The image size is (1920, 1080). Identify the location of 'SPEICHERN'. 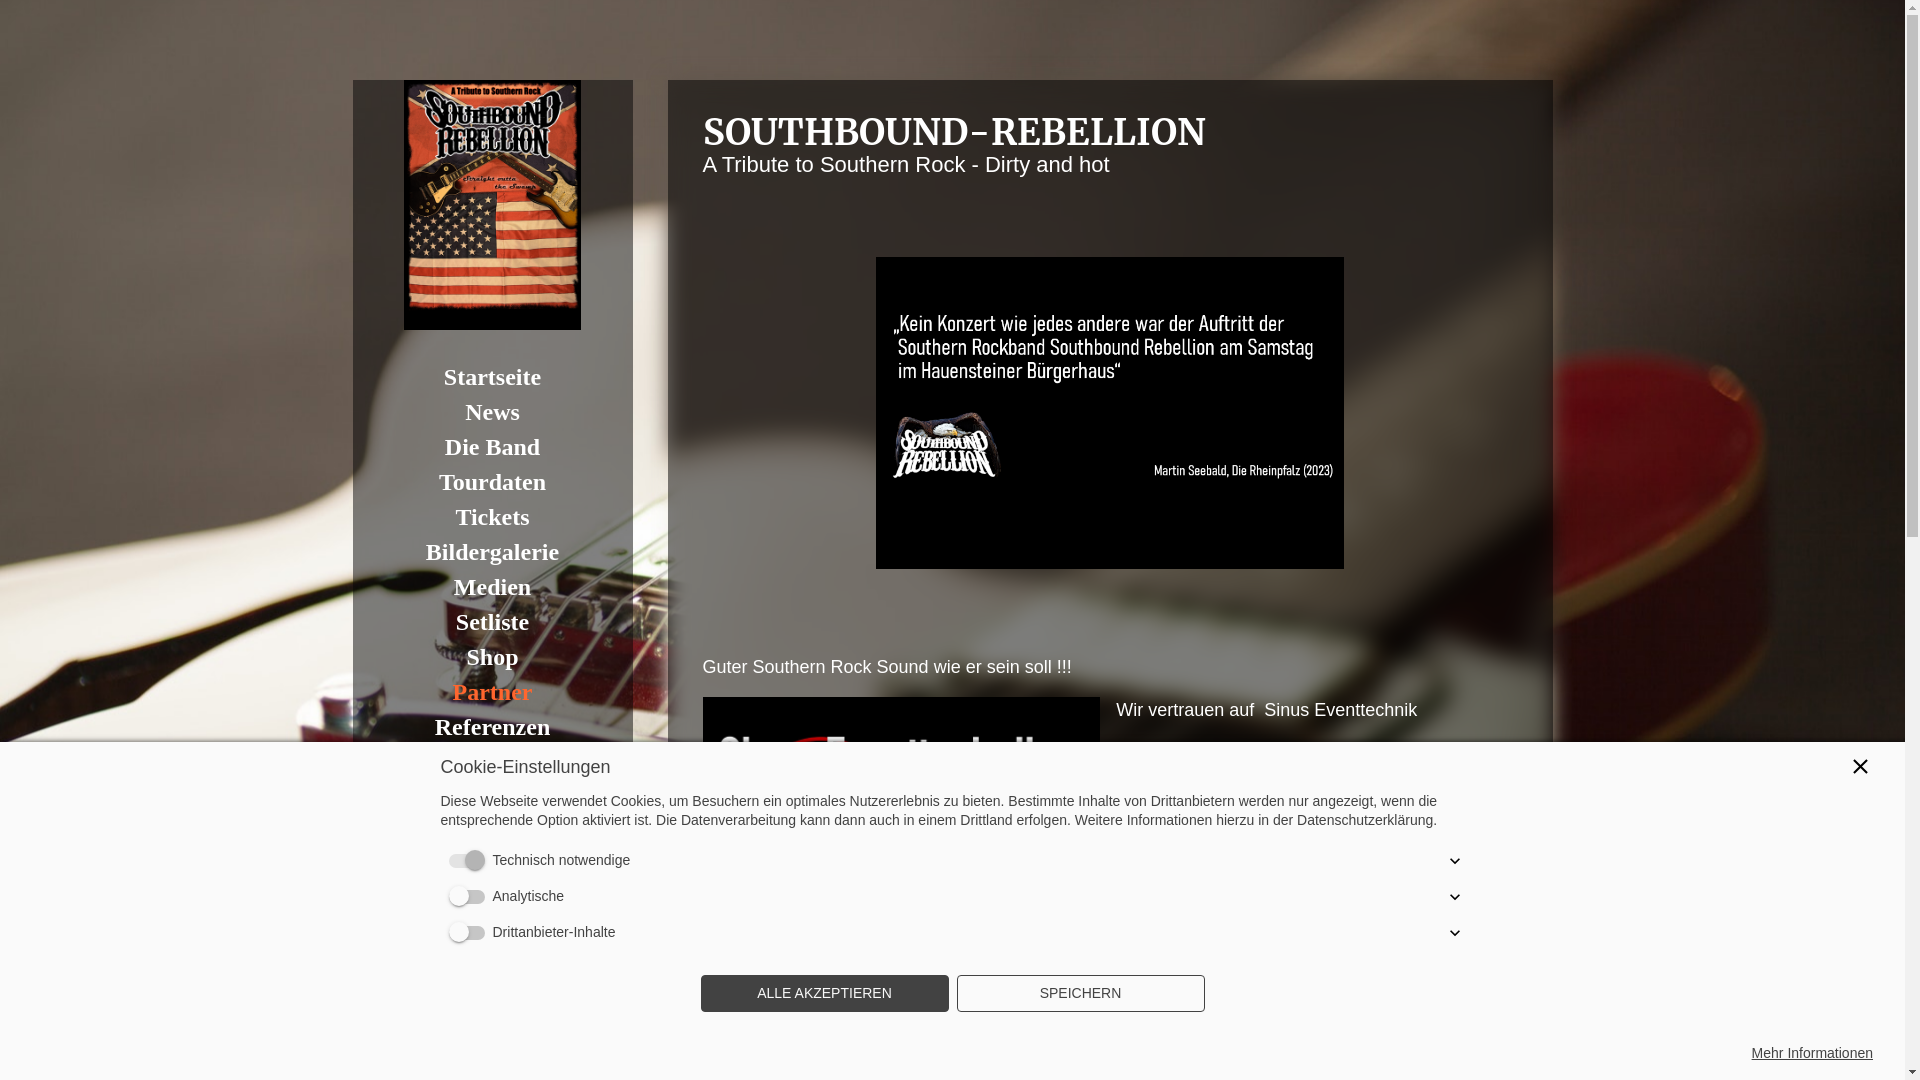
(1079, 994).